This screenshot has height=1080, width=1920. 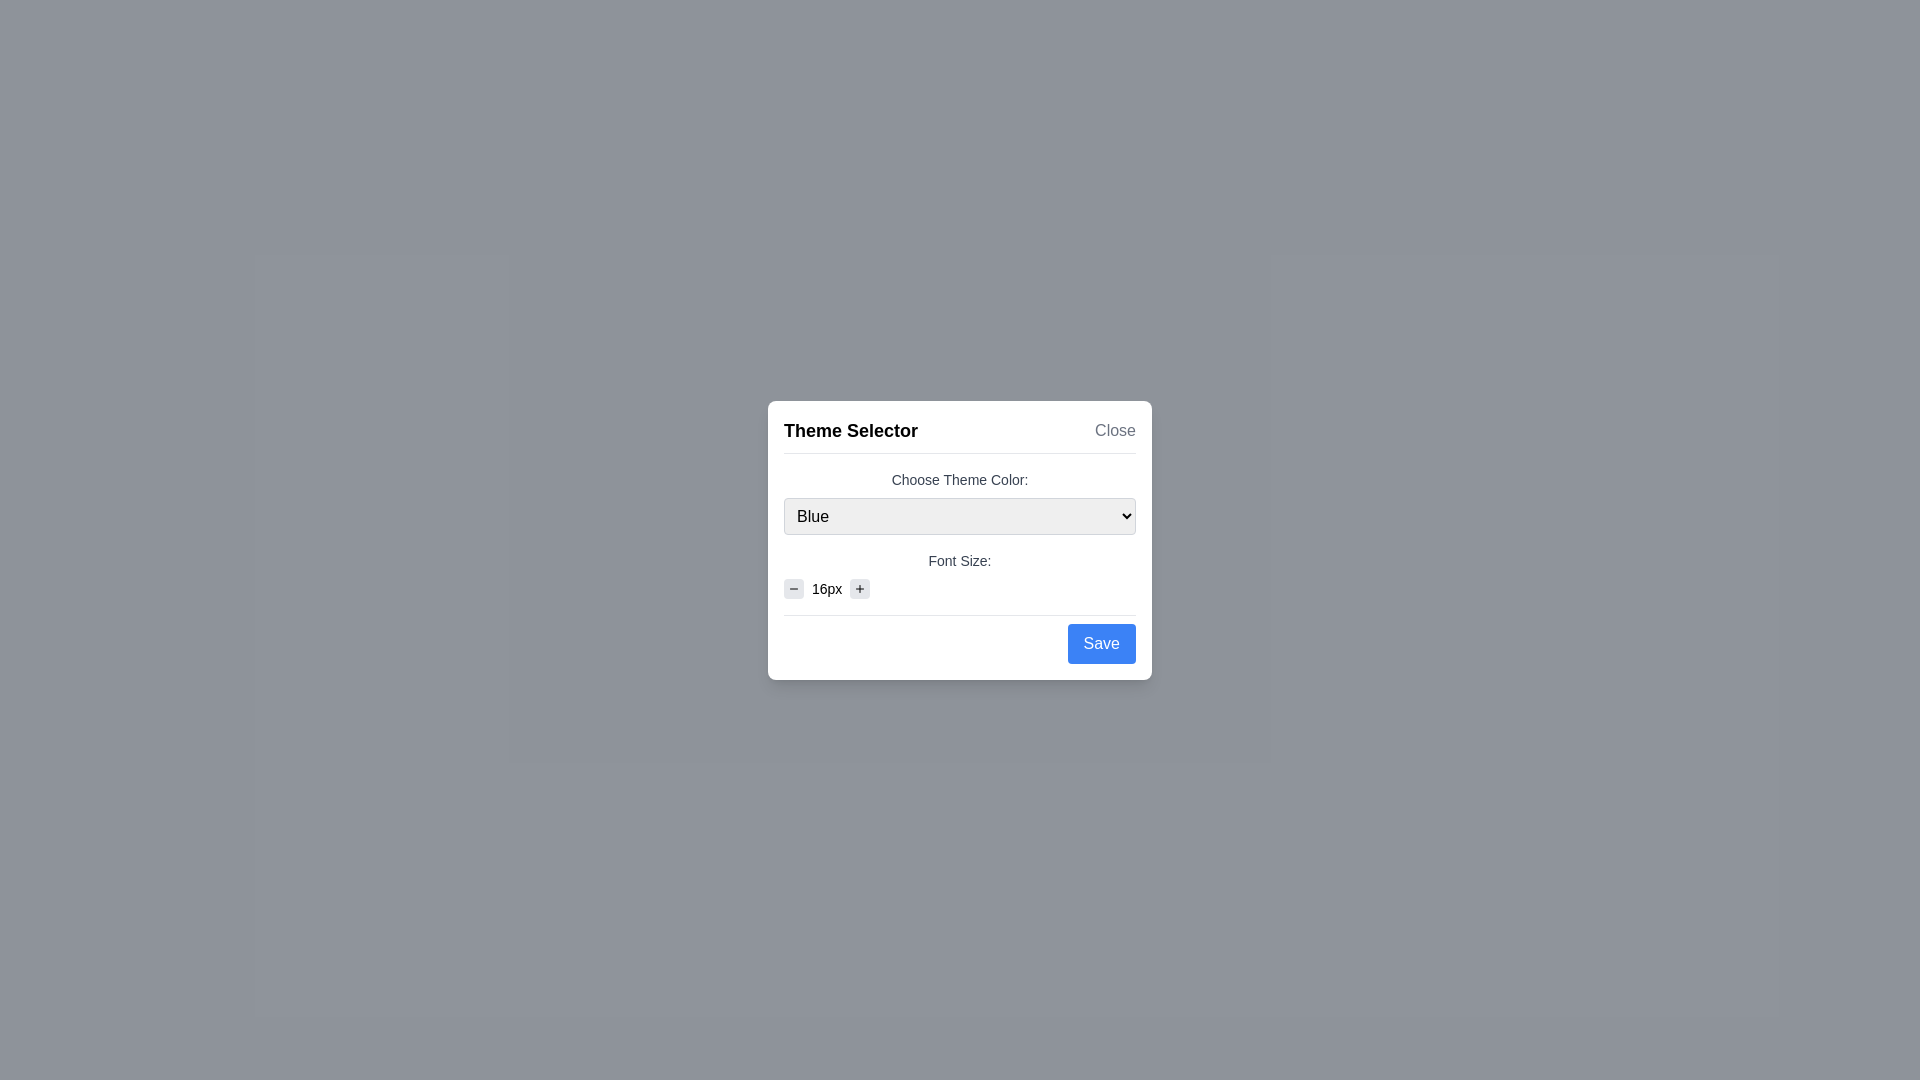 What do you see at coordinates (860, 587) in the screenshot?
I see `the Icon button, which is a small circular button with a plus sign ('+') located to the right of the '16px' text in the 'Font Size' section of the dialog box` at bounding box center [860, 587].